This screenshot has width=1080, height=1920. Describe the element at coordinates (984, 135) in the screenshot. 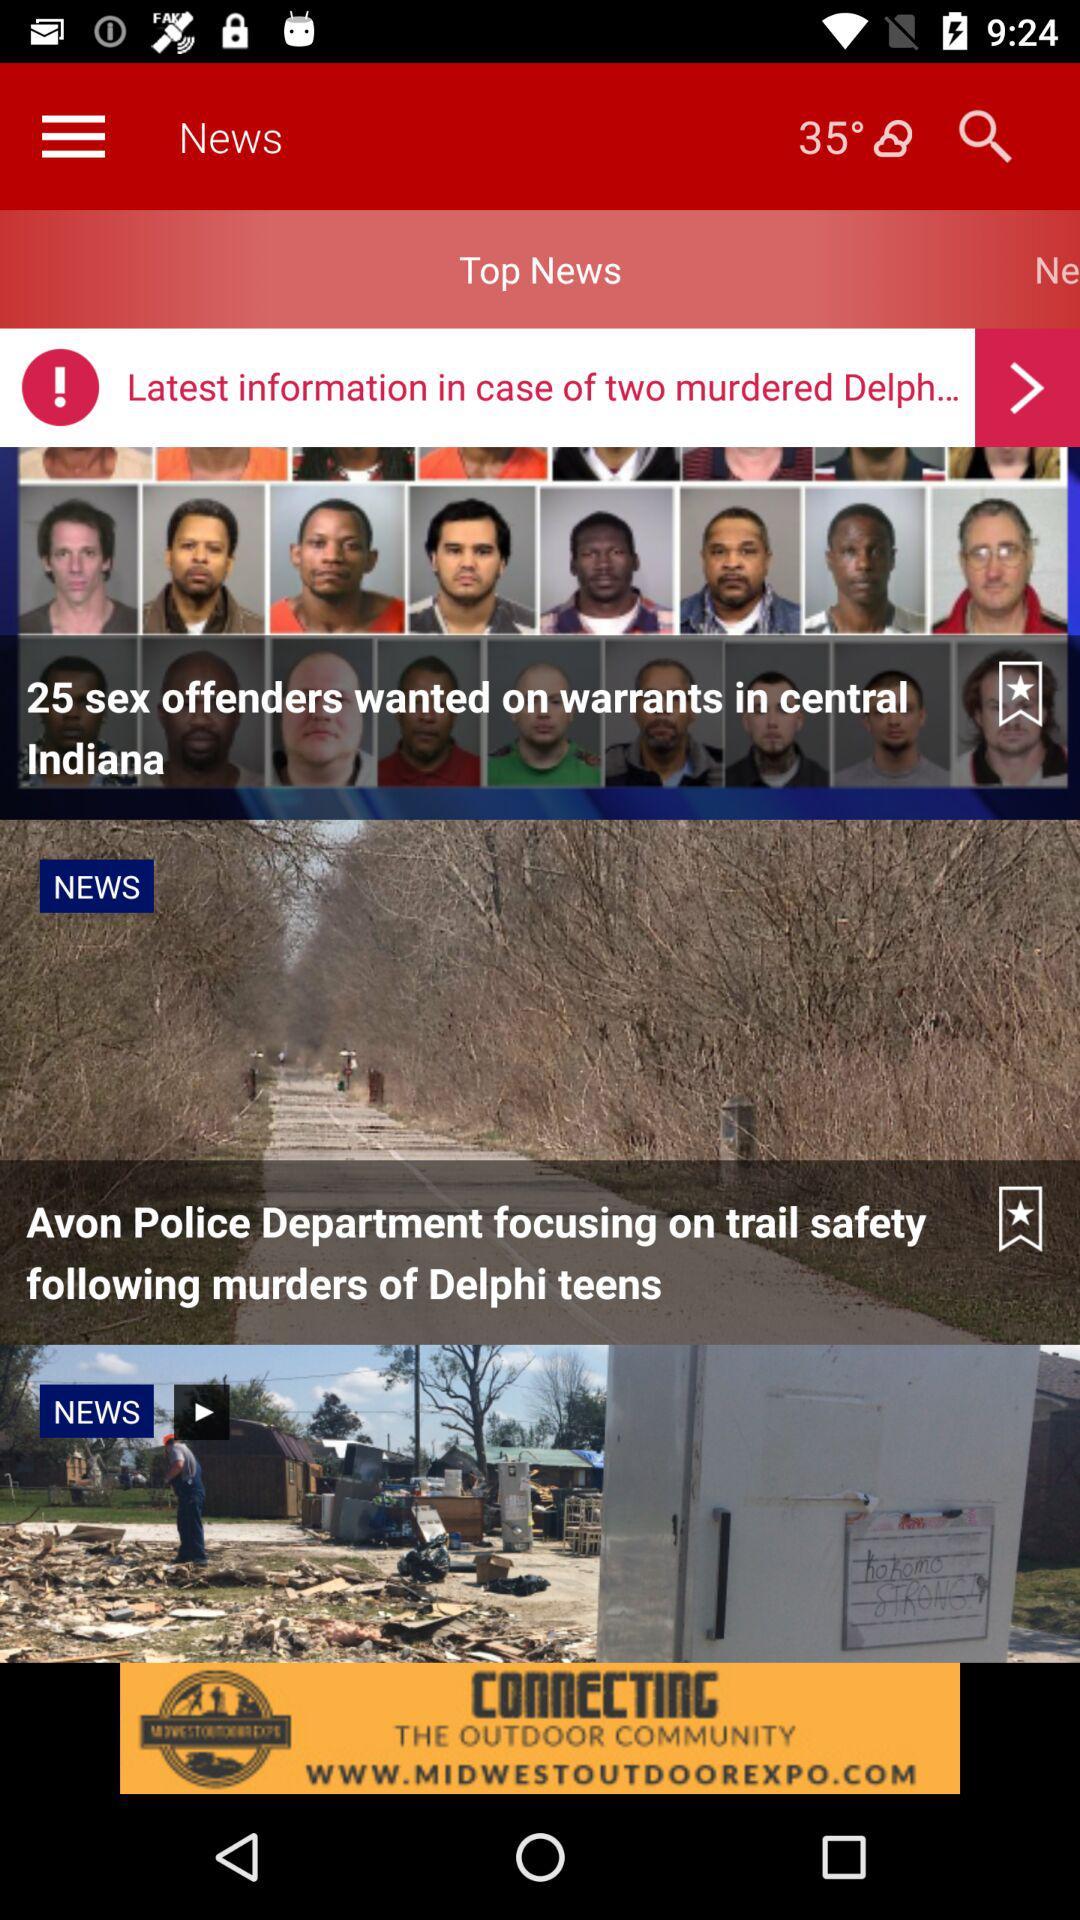

I see `search` at that location.